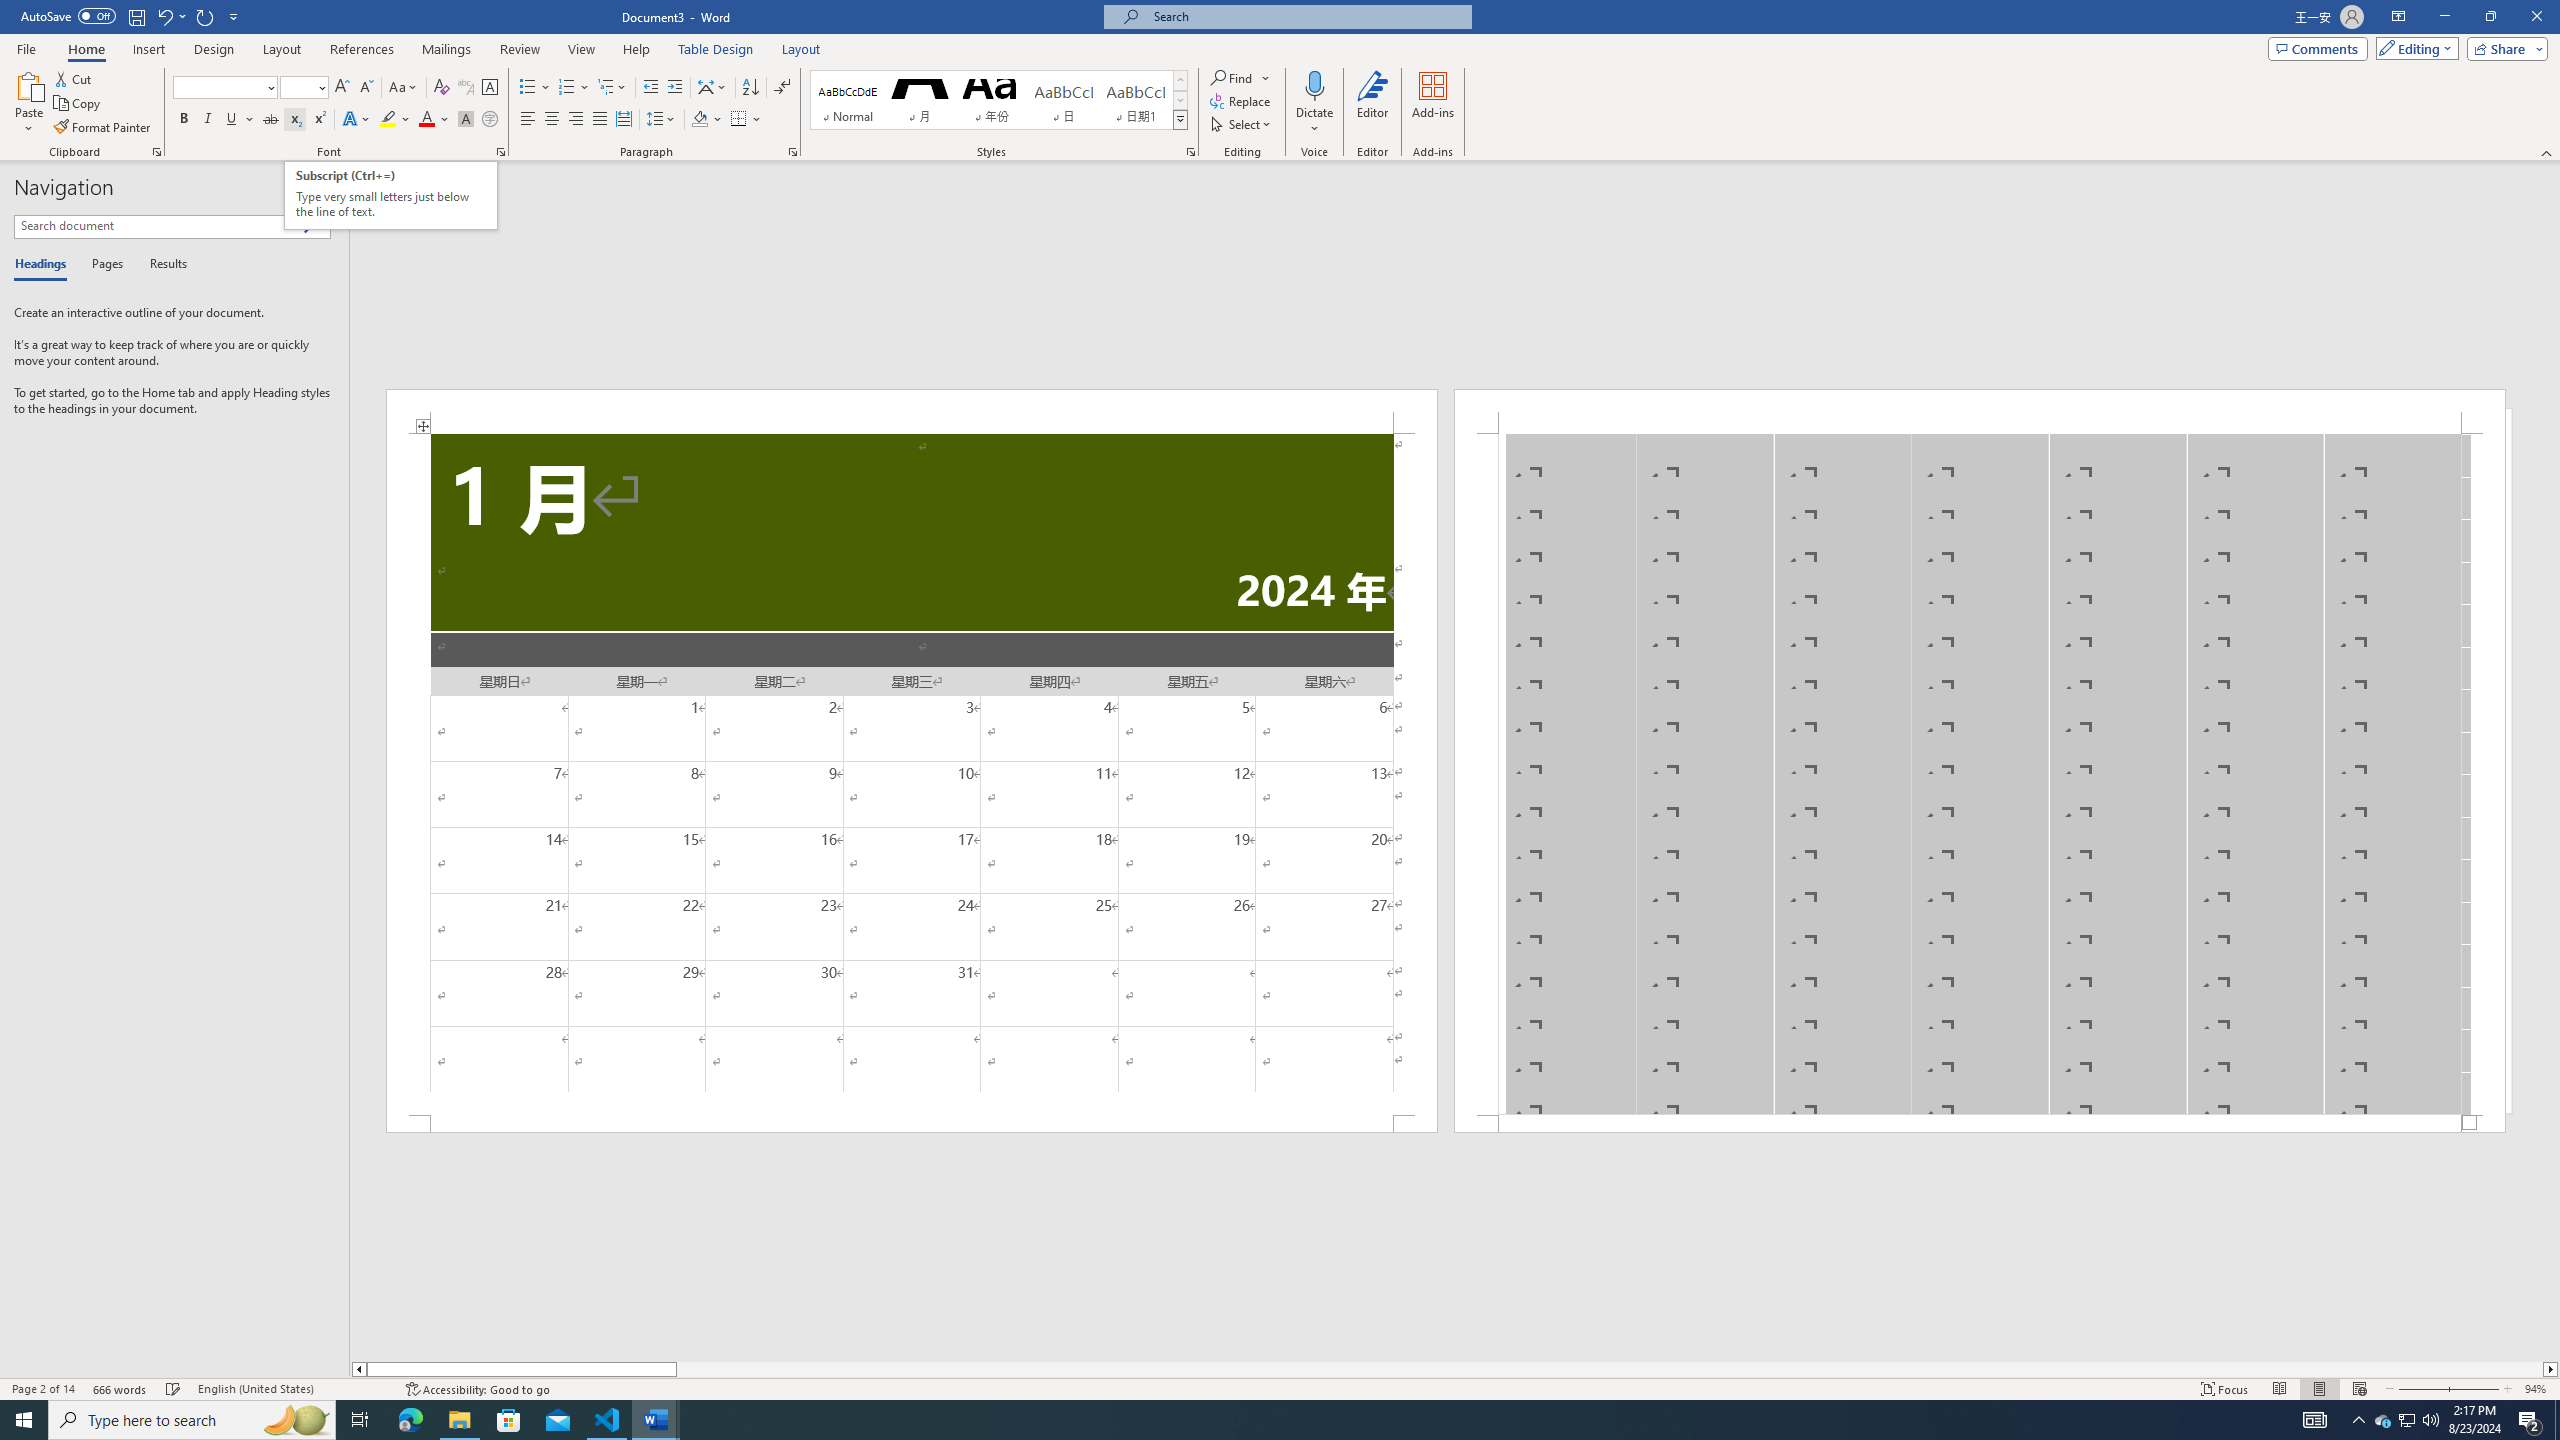 This screenshot has height=1440, width=2560. What do you see at coordinates (290, 1389) in the screenshot?
I see `'Language English (United States)'` at bounding box center [290, 1389].